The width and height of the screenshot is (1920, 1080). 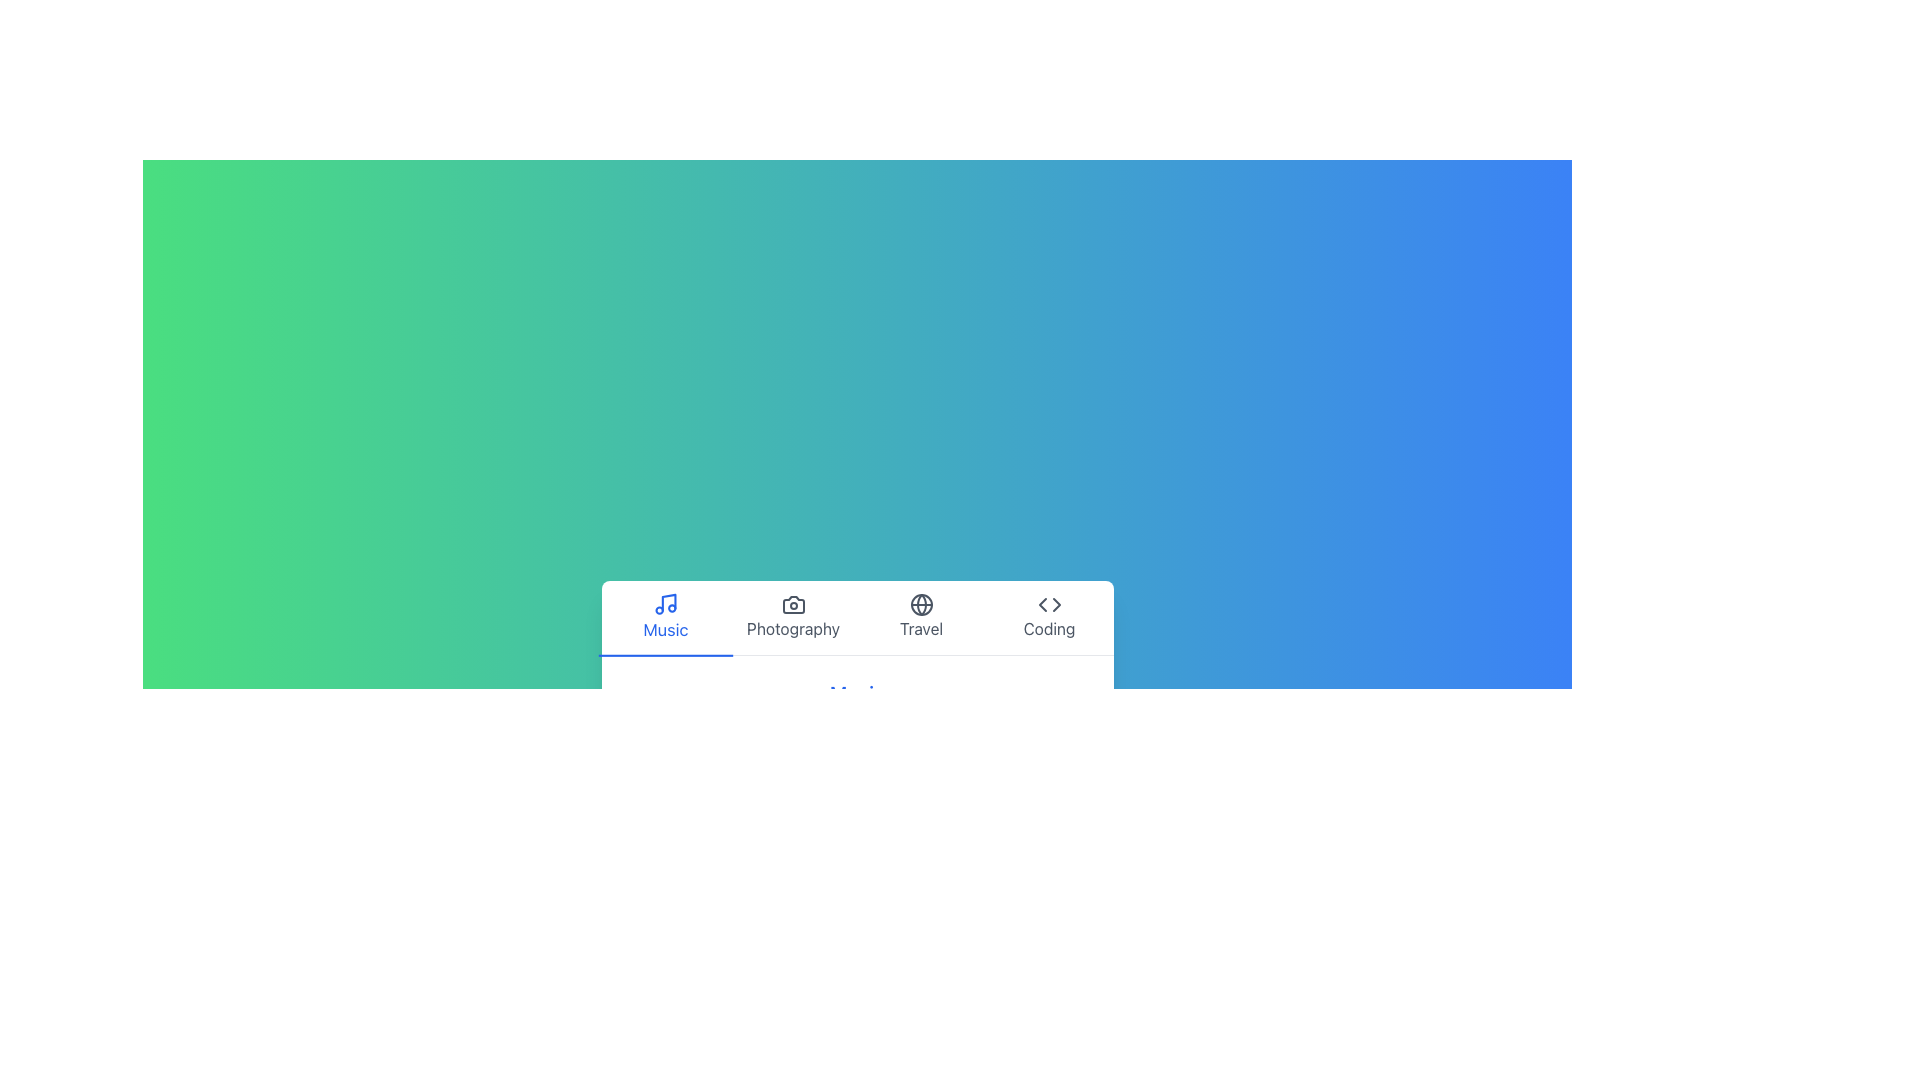 What do you see at coordinates (920, 603) in the screenshot?
I see `the globe icon` at bounding box center [920, 603].